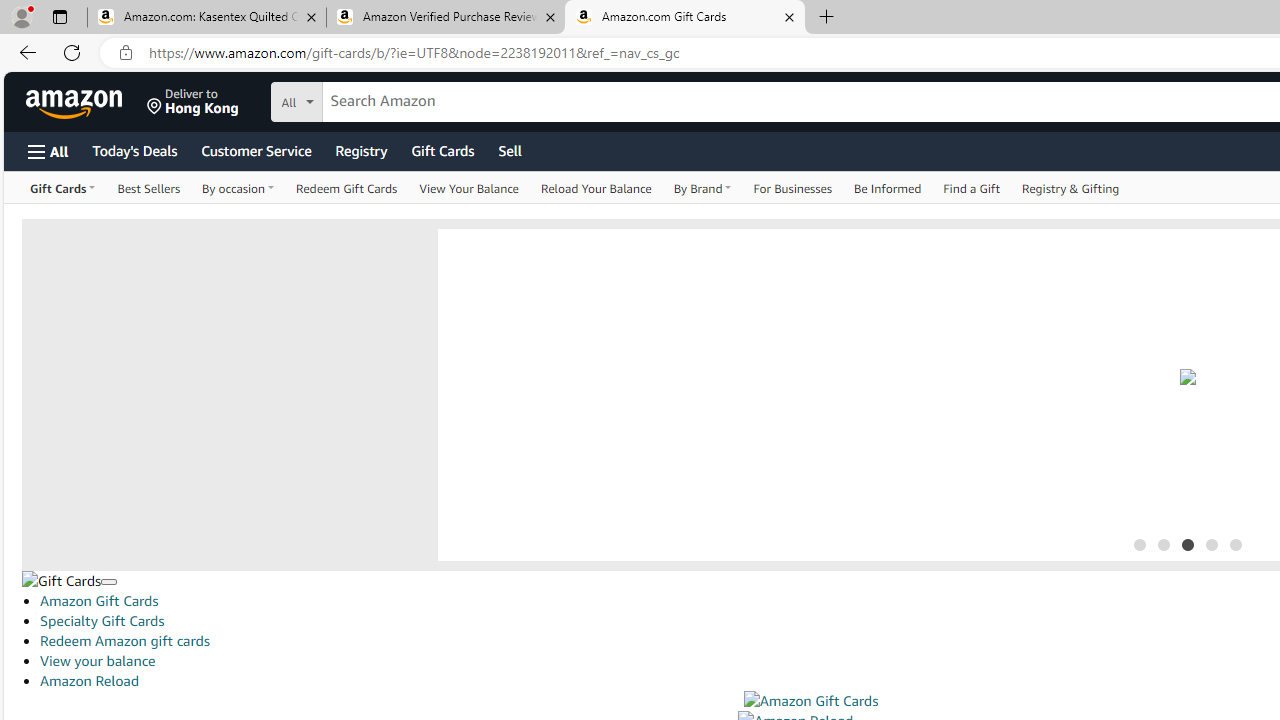 This screenshot has width=1280, height=720. What do you see at coordinates (1070, 187) in the screenshot?
I see `'Registry & Gifting'` at bounding box center [1070, 187].